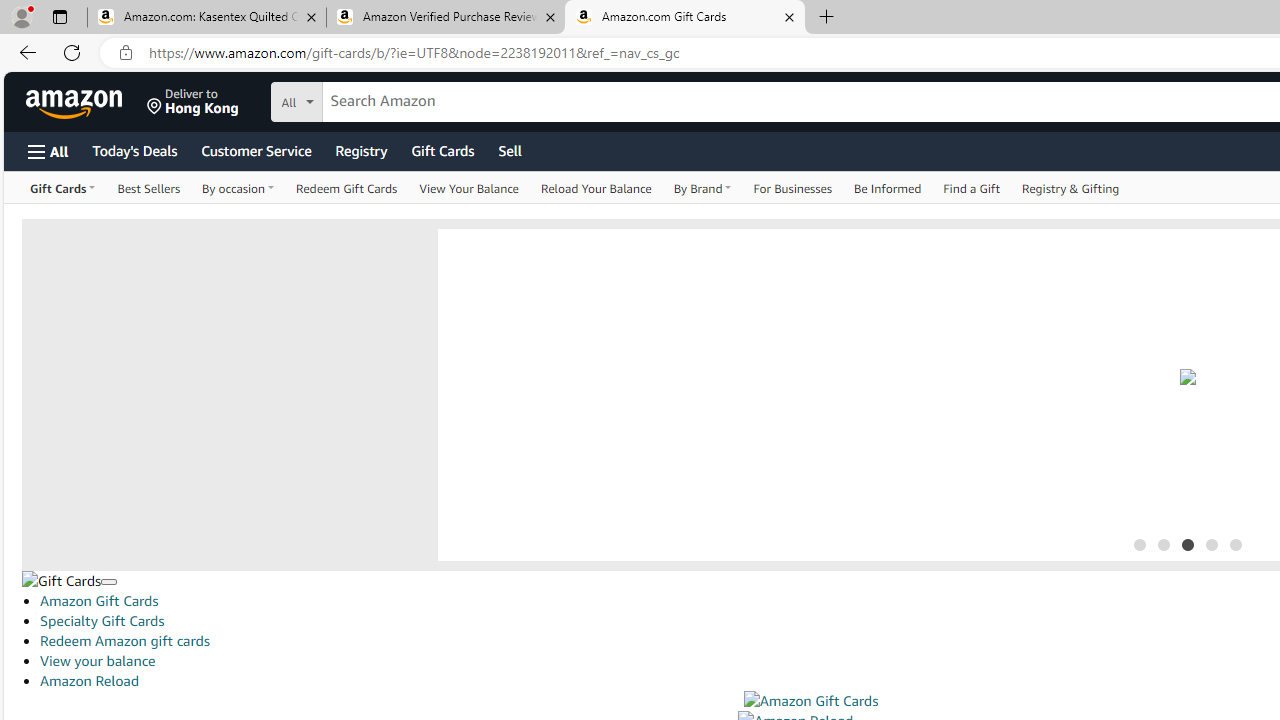 This screenshot has width=1280, height=720. What do you see at coordinates (1070, 187) in the screenshot?
I see `'Registry & Gifting'` at bounding box center [1070, 187].